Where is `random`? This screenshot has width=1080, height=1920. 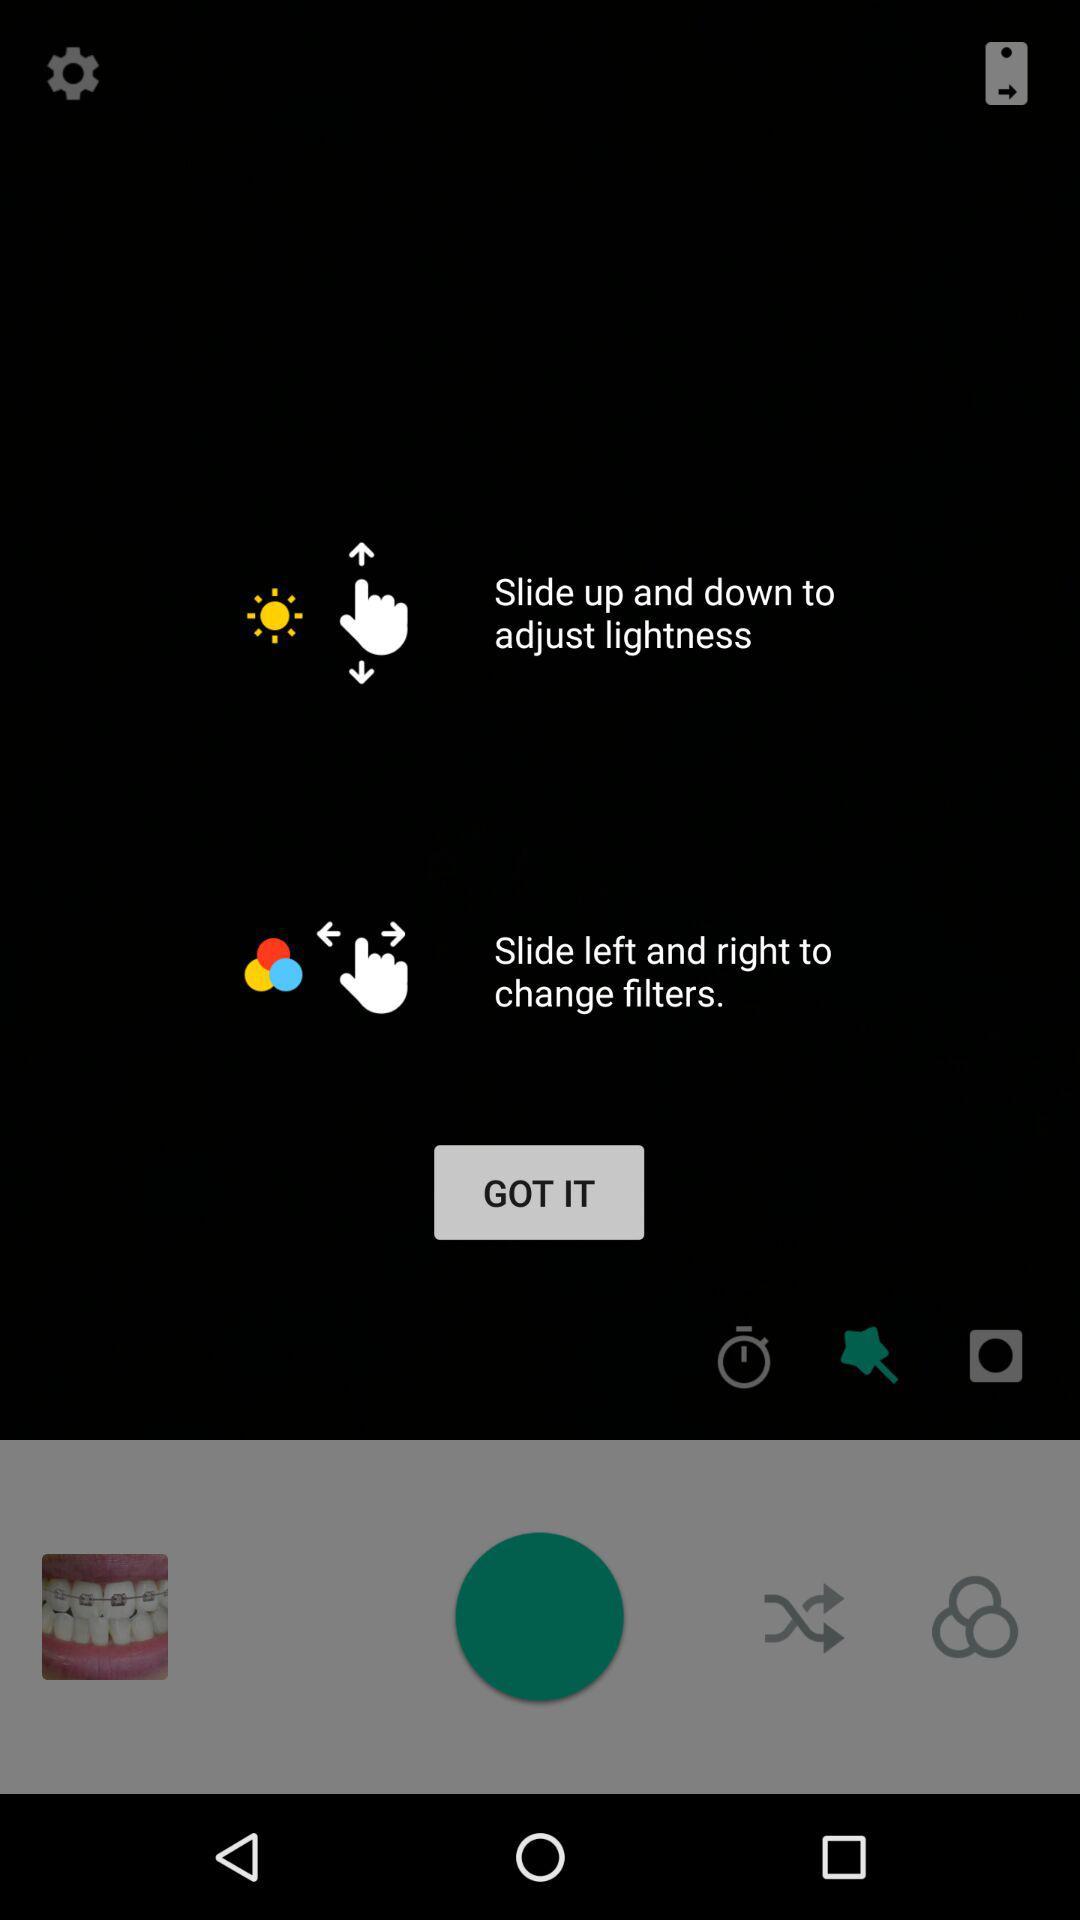
random is located at coordinates (805, 1617).